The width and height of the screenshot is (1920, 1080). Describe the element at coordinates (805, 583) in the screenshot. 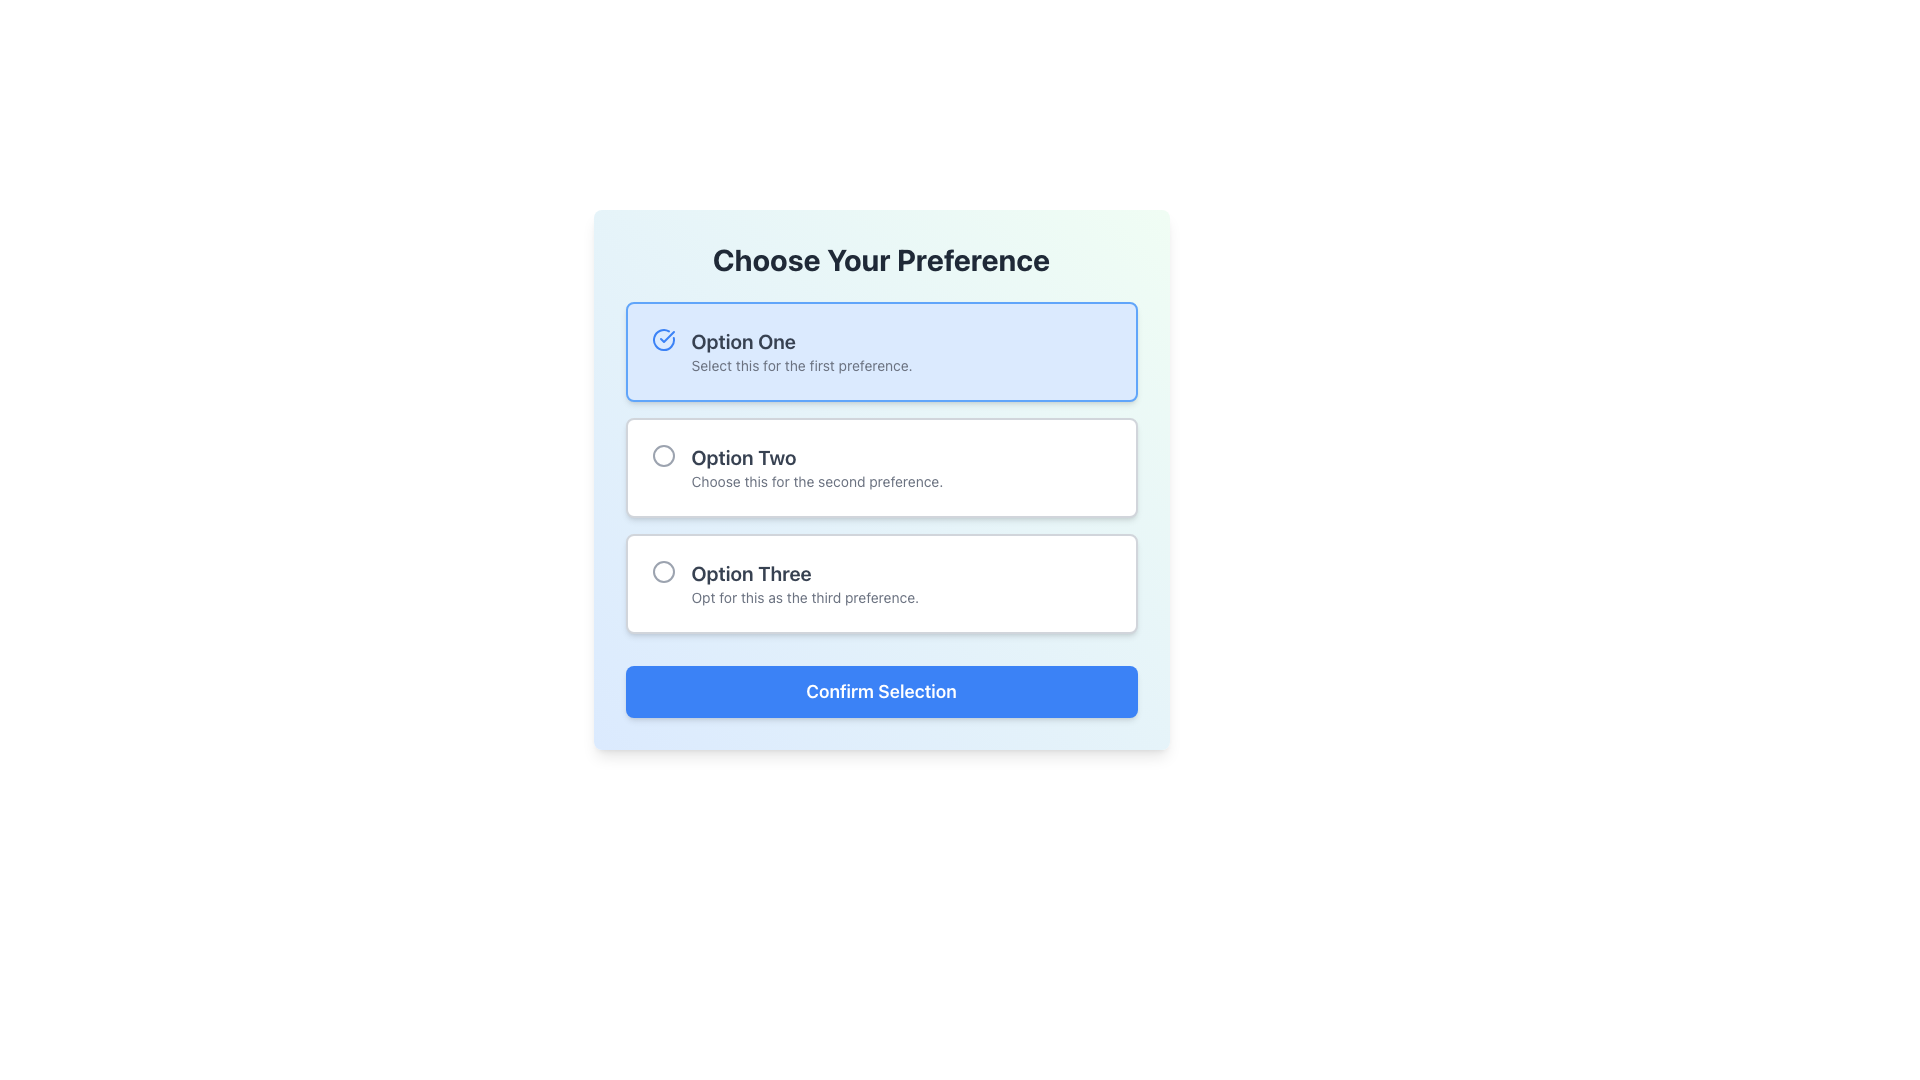

I see `text label containing 'Option Three' and its description 'Opt for this as the third preference.' which is located in the third card of selectable options` at that location.